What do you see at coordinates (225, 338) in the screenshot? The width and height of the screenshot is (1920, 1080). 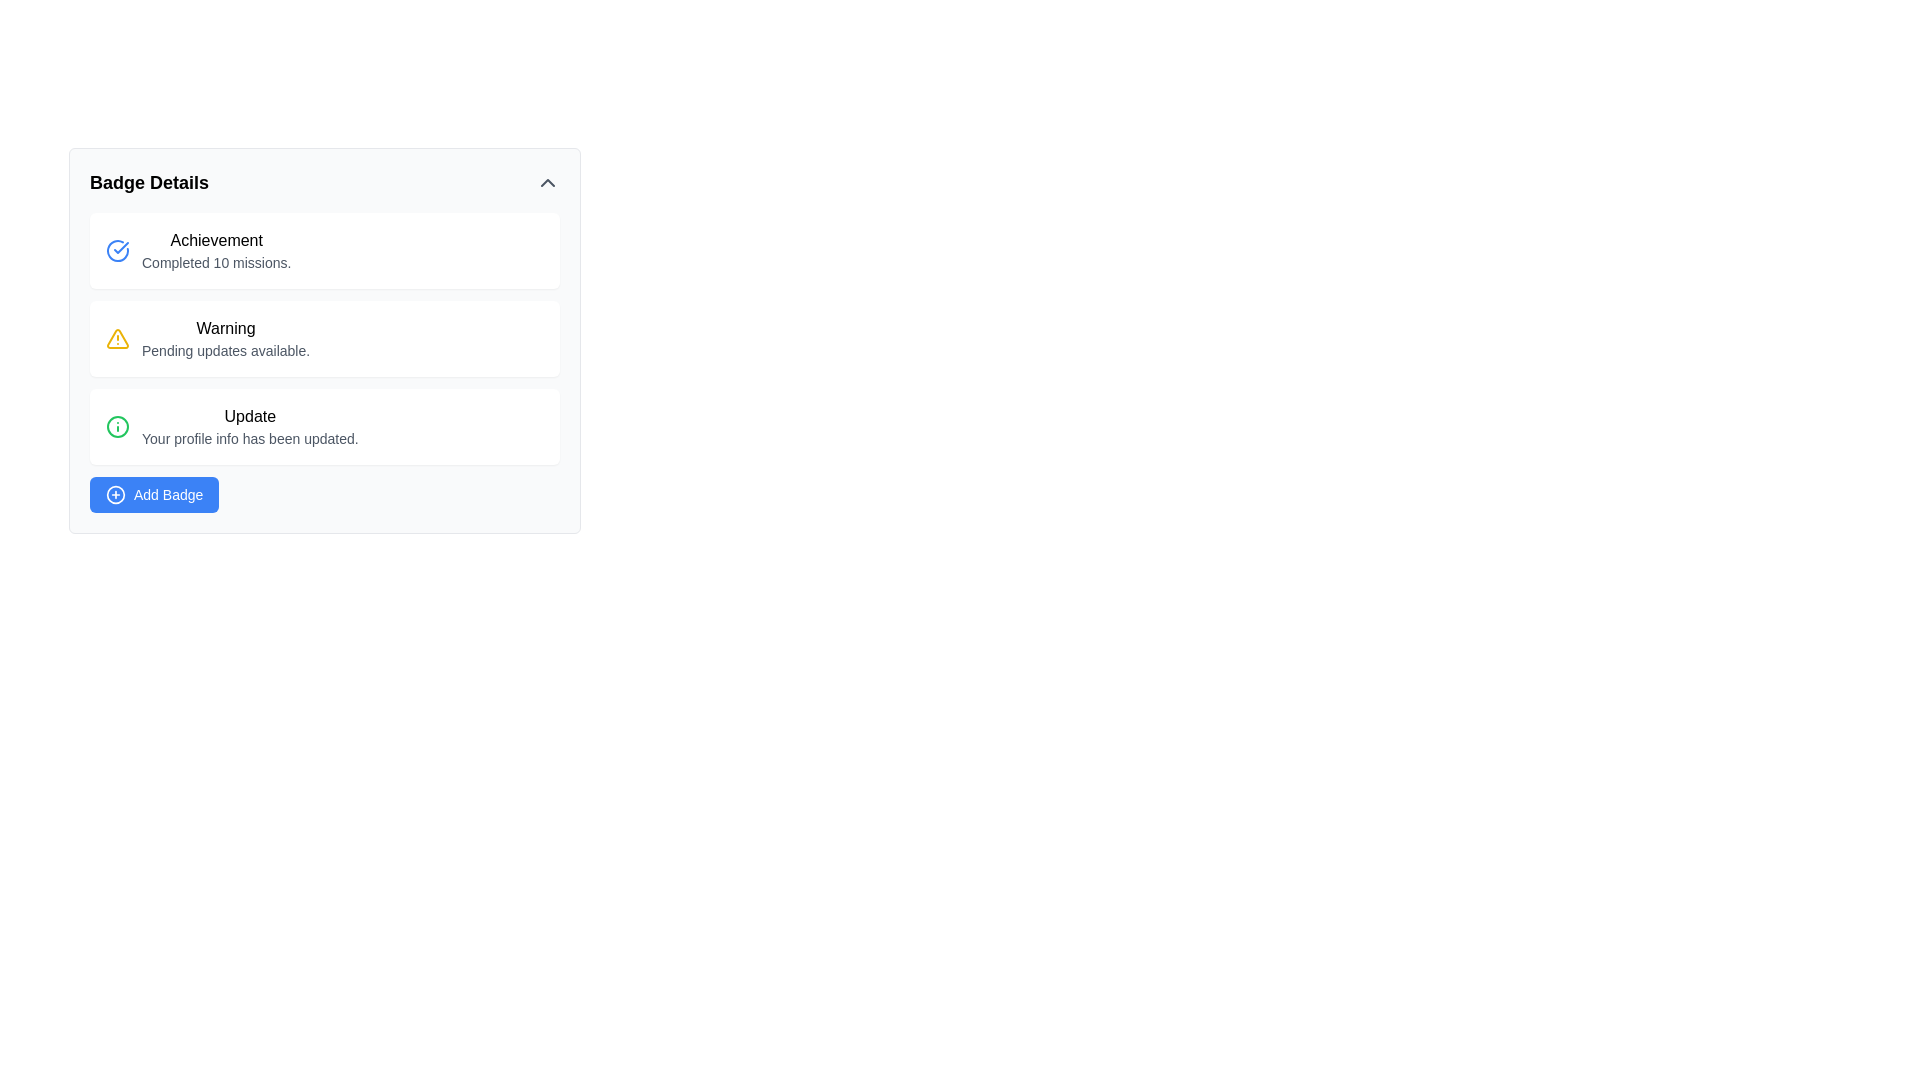 I see `the information displayed in the warning text block, which includes the title 'Warning' and the message 'Pending updates available.'` at bounding box center [225, 338].